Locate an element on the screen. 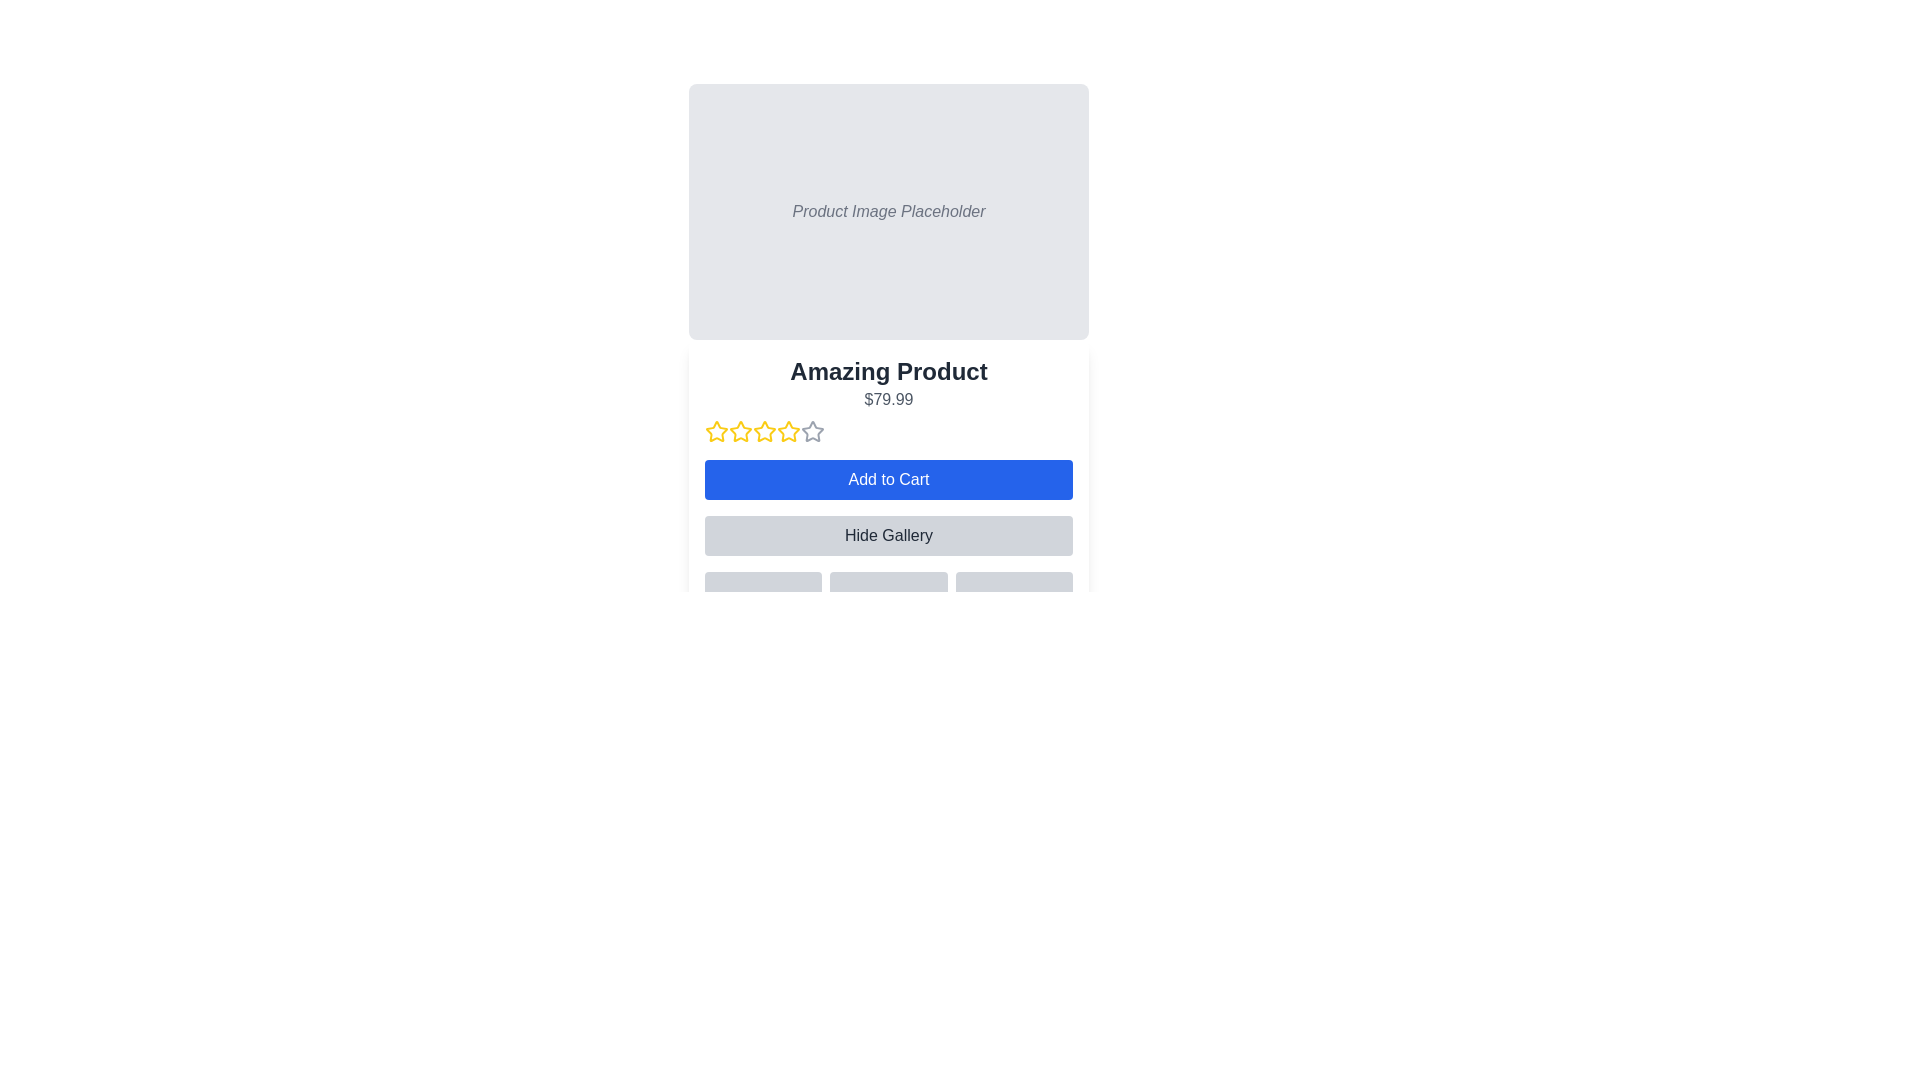 Image resolution: width=1920 pixels, height=1080 pixels. the third rating star icon button to indicate a three-star rating for the product below the text 'Amazing Product' and '$79.99' is located at coordinates (762, 430).